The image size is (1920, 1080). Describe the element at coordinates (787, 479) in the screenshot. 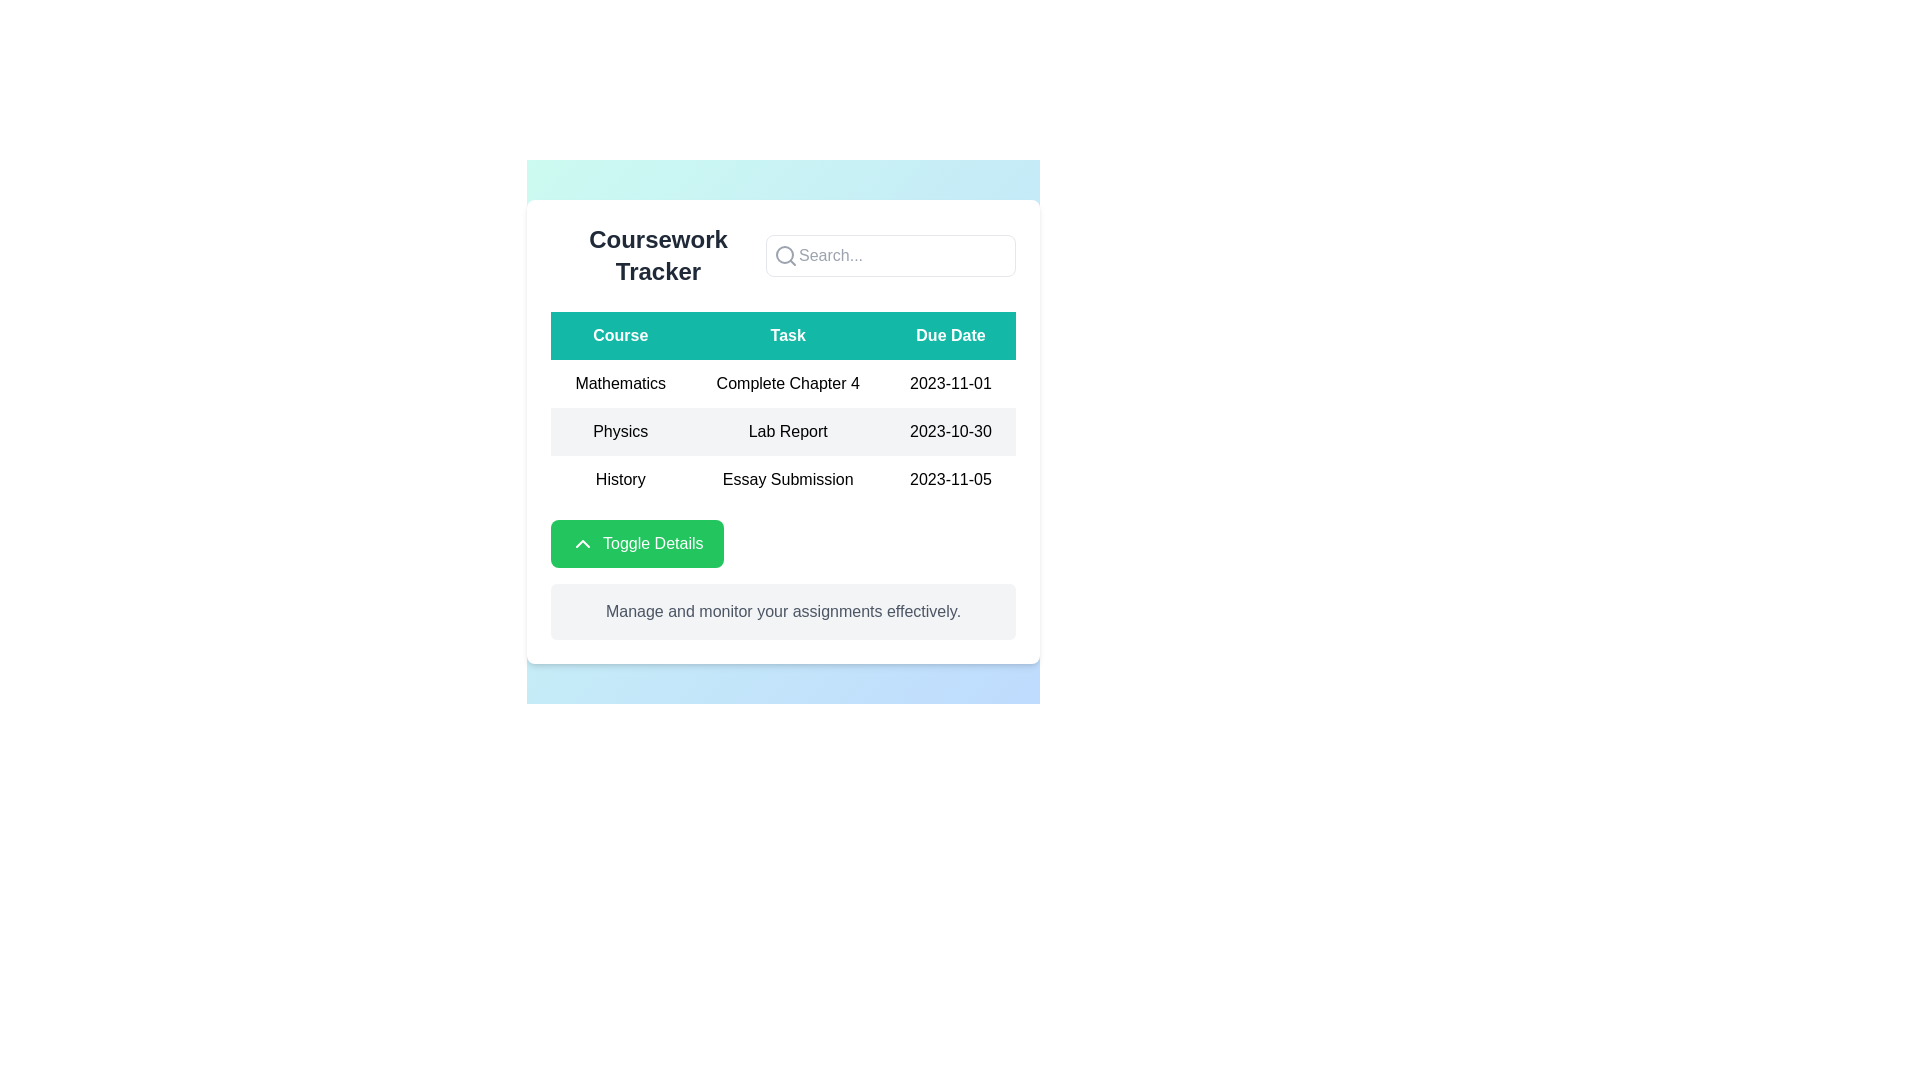

I see `the text label 'Essay Submission' located in the second column under the 'Task' header in the table layout` at that location.